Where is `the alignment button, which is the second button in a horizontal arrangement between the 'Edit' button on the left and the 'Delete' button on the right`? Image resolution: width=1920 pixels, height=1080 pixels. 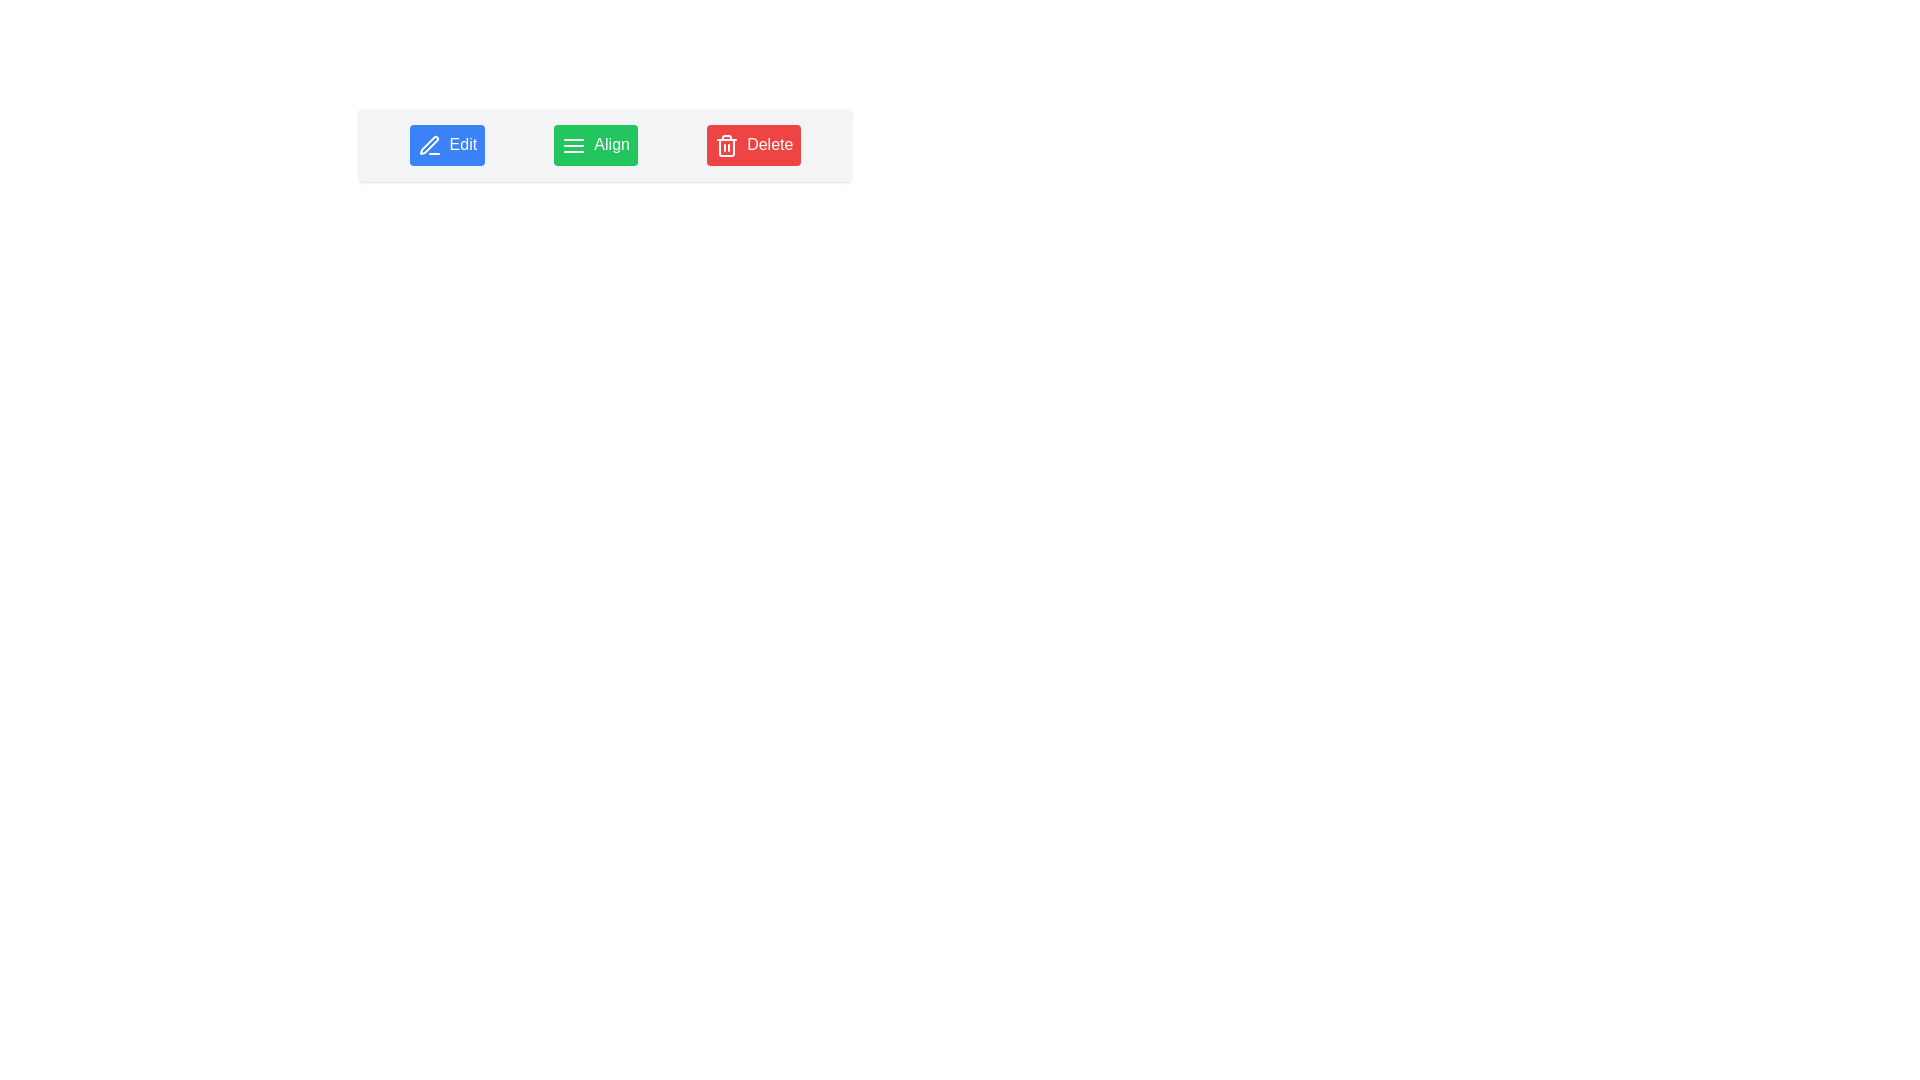 the alignment button, which is the second button in a horizontal arrangement between the 'Edit' button on the left and the 'Delete' button on the right is located at coordinates (595, 144).